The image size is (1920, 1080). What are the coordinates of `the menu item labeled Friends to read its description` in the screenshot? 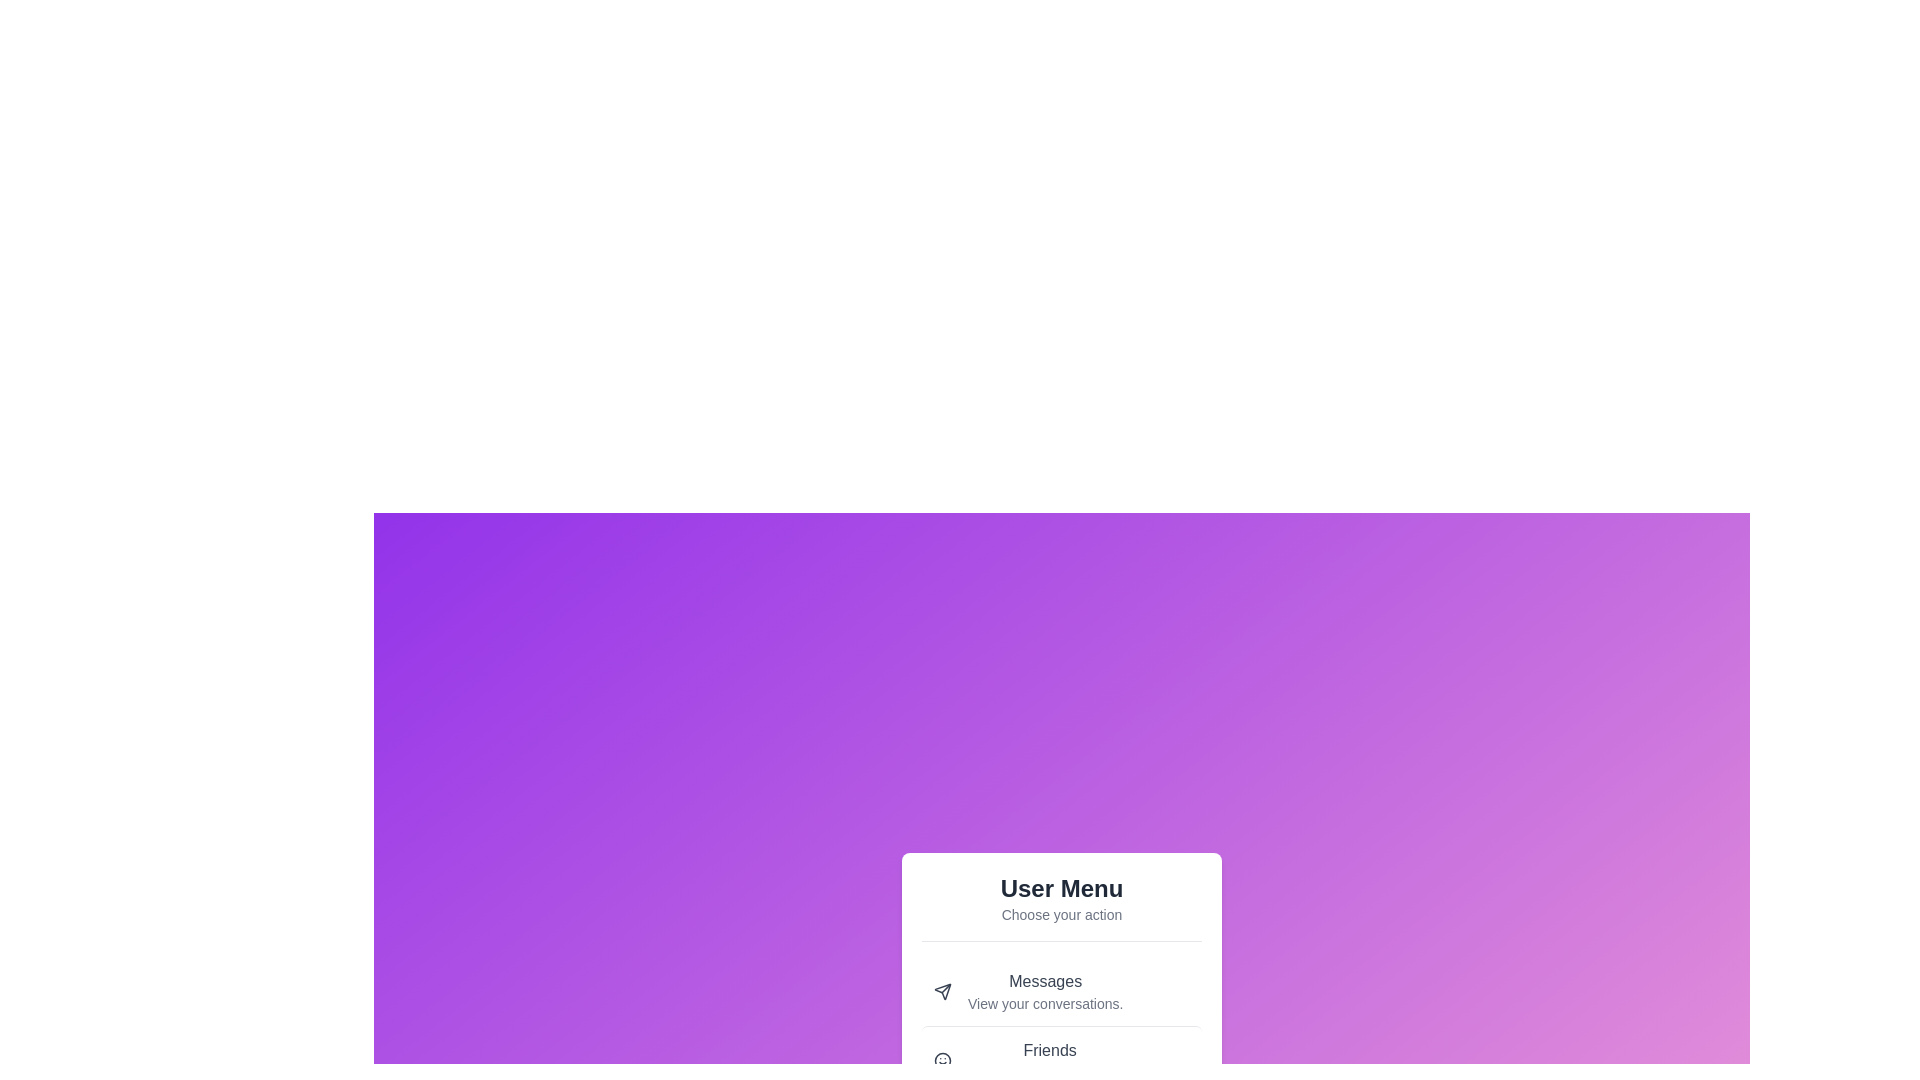 It's located at (1060, 1059).